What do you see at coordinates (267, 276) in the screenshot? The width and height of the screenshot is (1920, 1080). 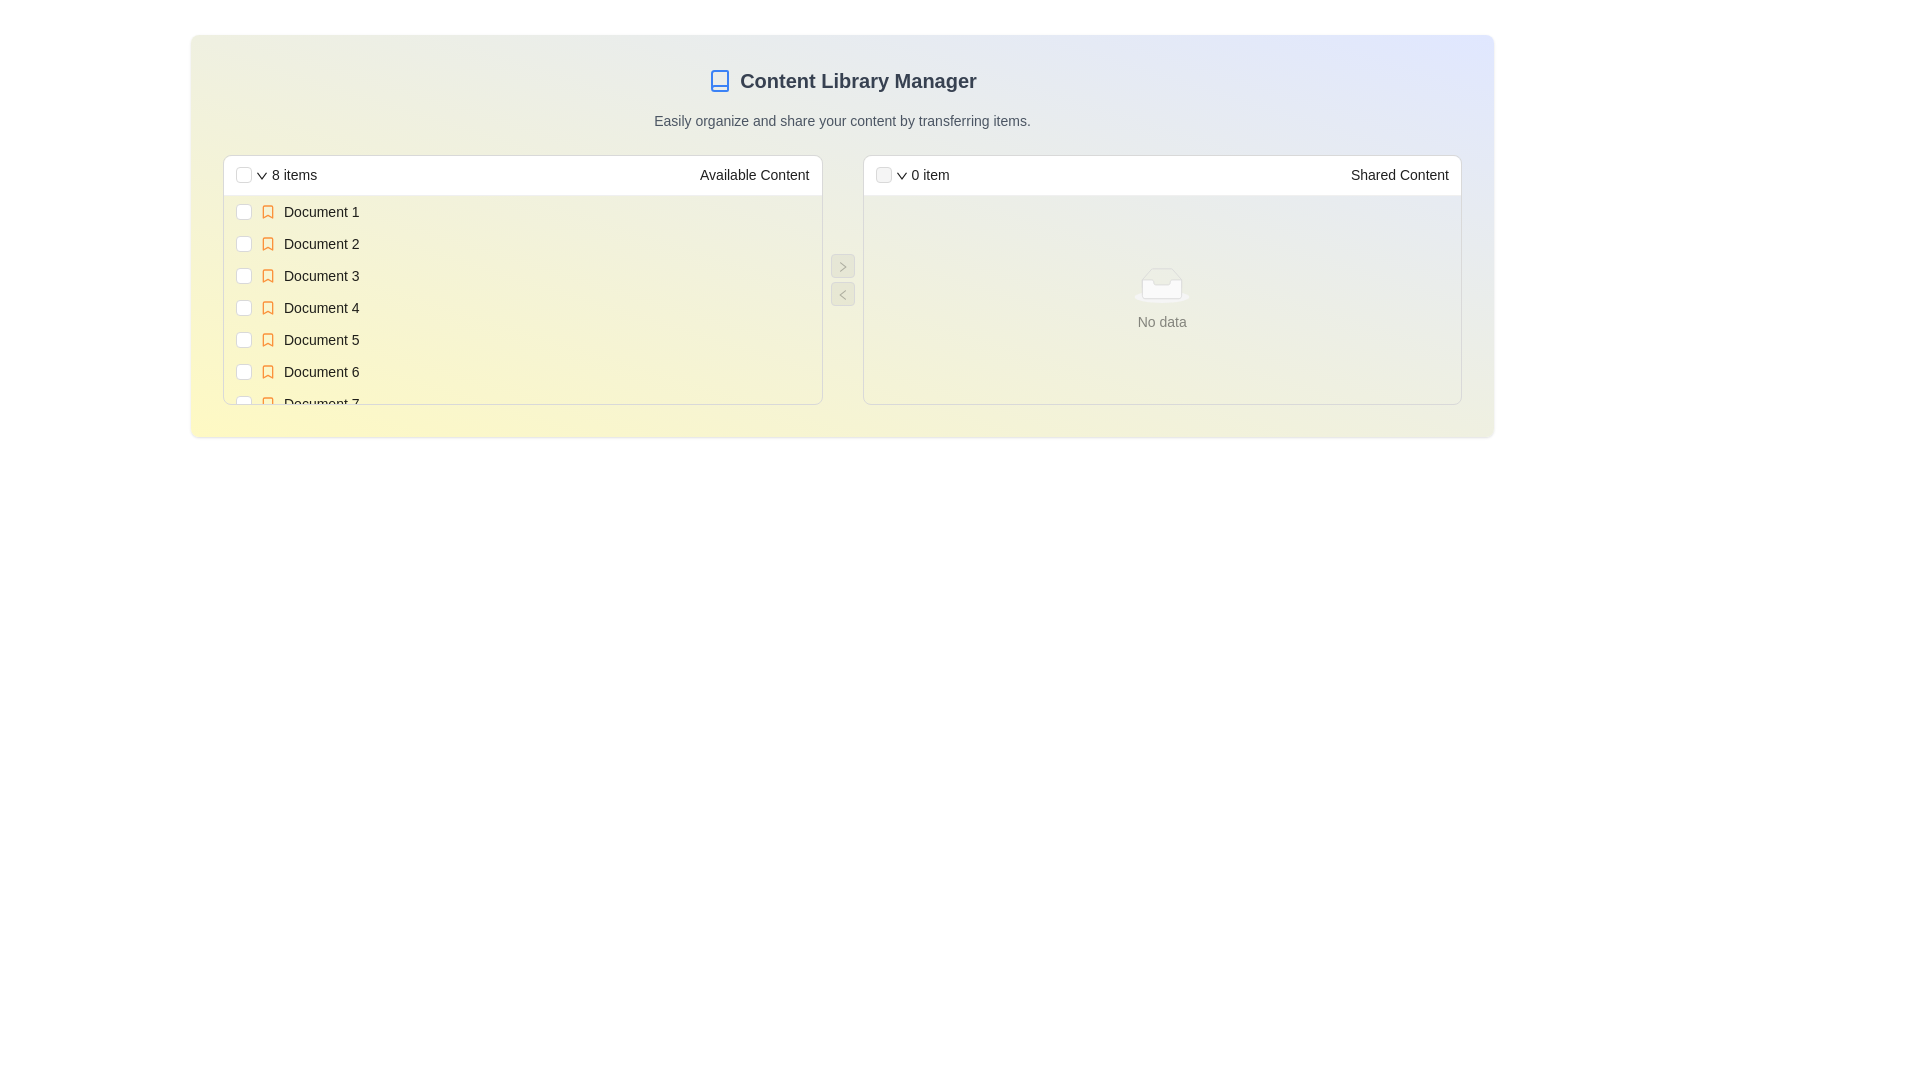 I see `the orange bookmark icon located next to 'Document 3' in the left-side panel` at bounding box center [267, 276].